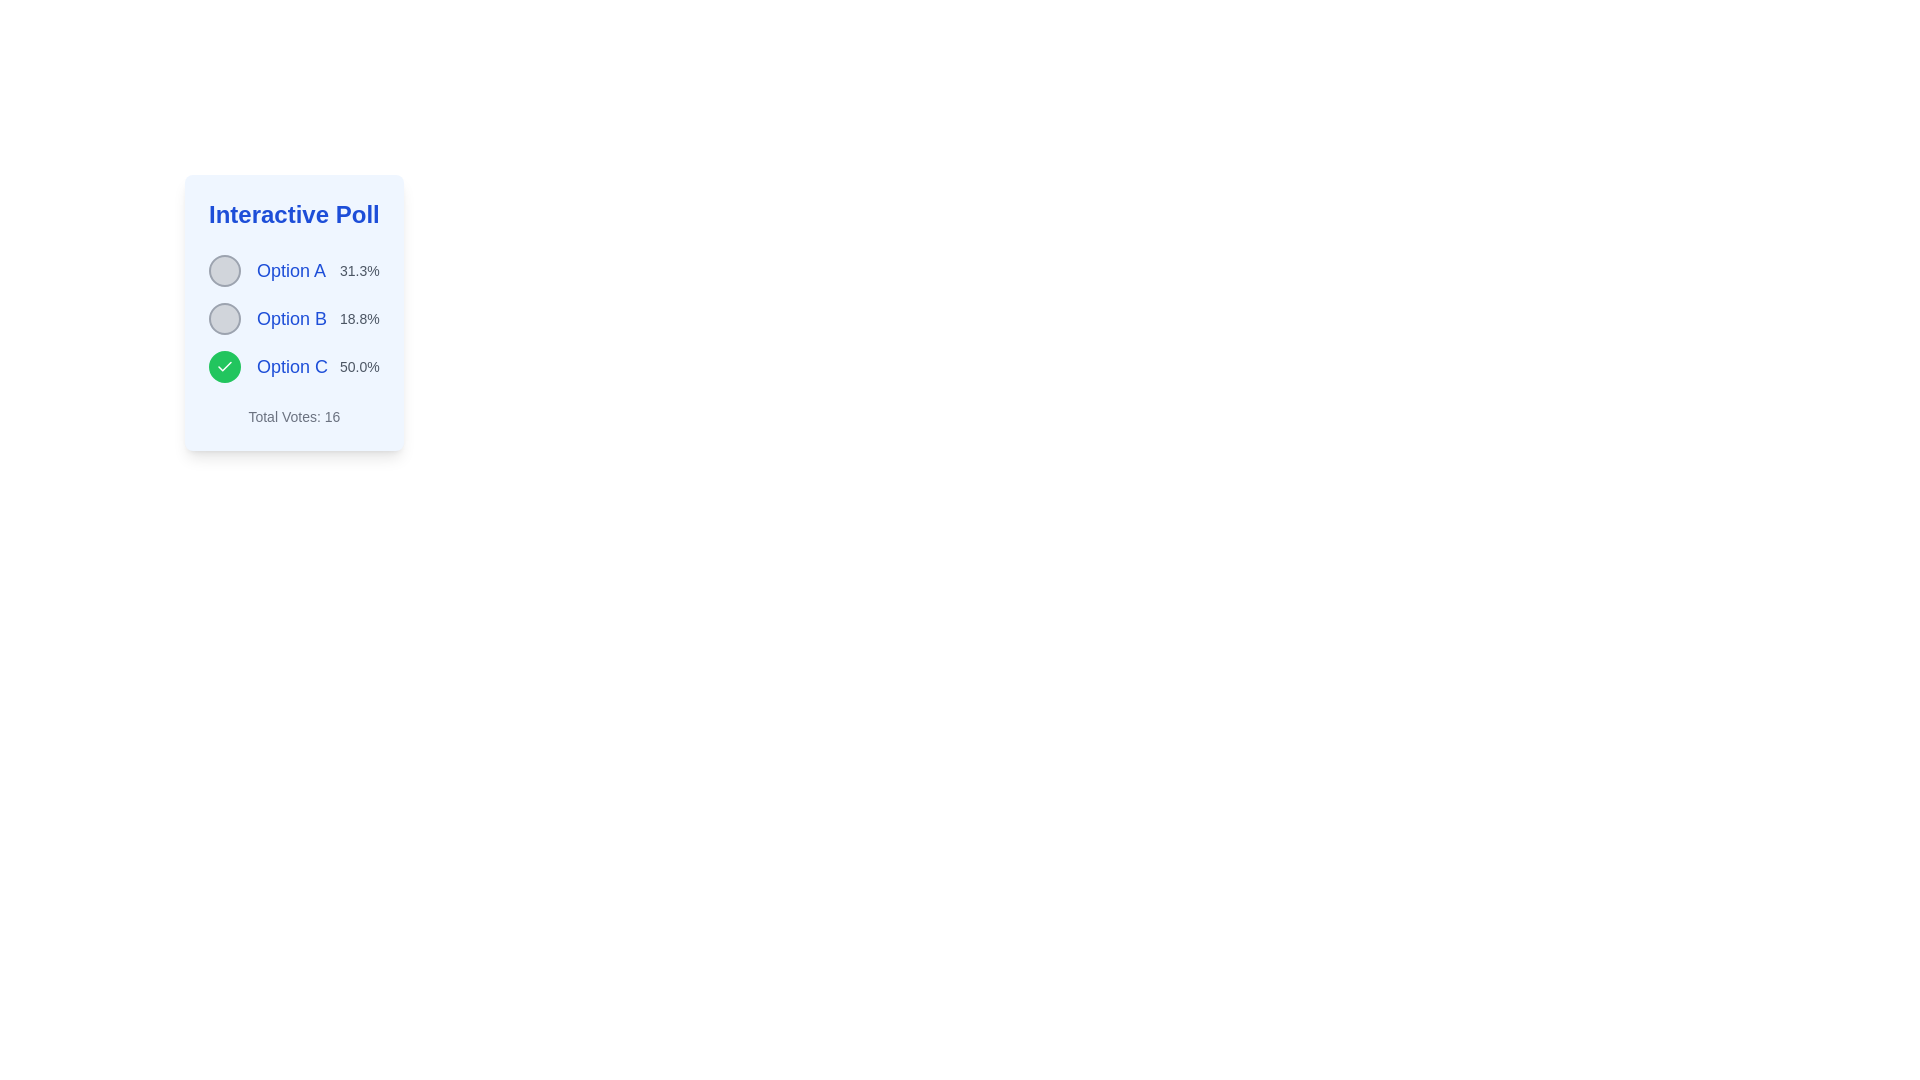 The image size is (1920, 1080). I want to click on text content of the selectable option labeled 'Option C', which is the third option in a vertical list of poll options, positioned next to a green circle with a checkmark, so click(291, 366).